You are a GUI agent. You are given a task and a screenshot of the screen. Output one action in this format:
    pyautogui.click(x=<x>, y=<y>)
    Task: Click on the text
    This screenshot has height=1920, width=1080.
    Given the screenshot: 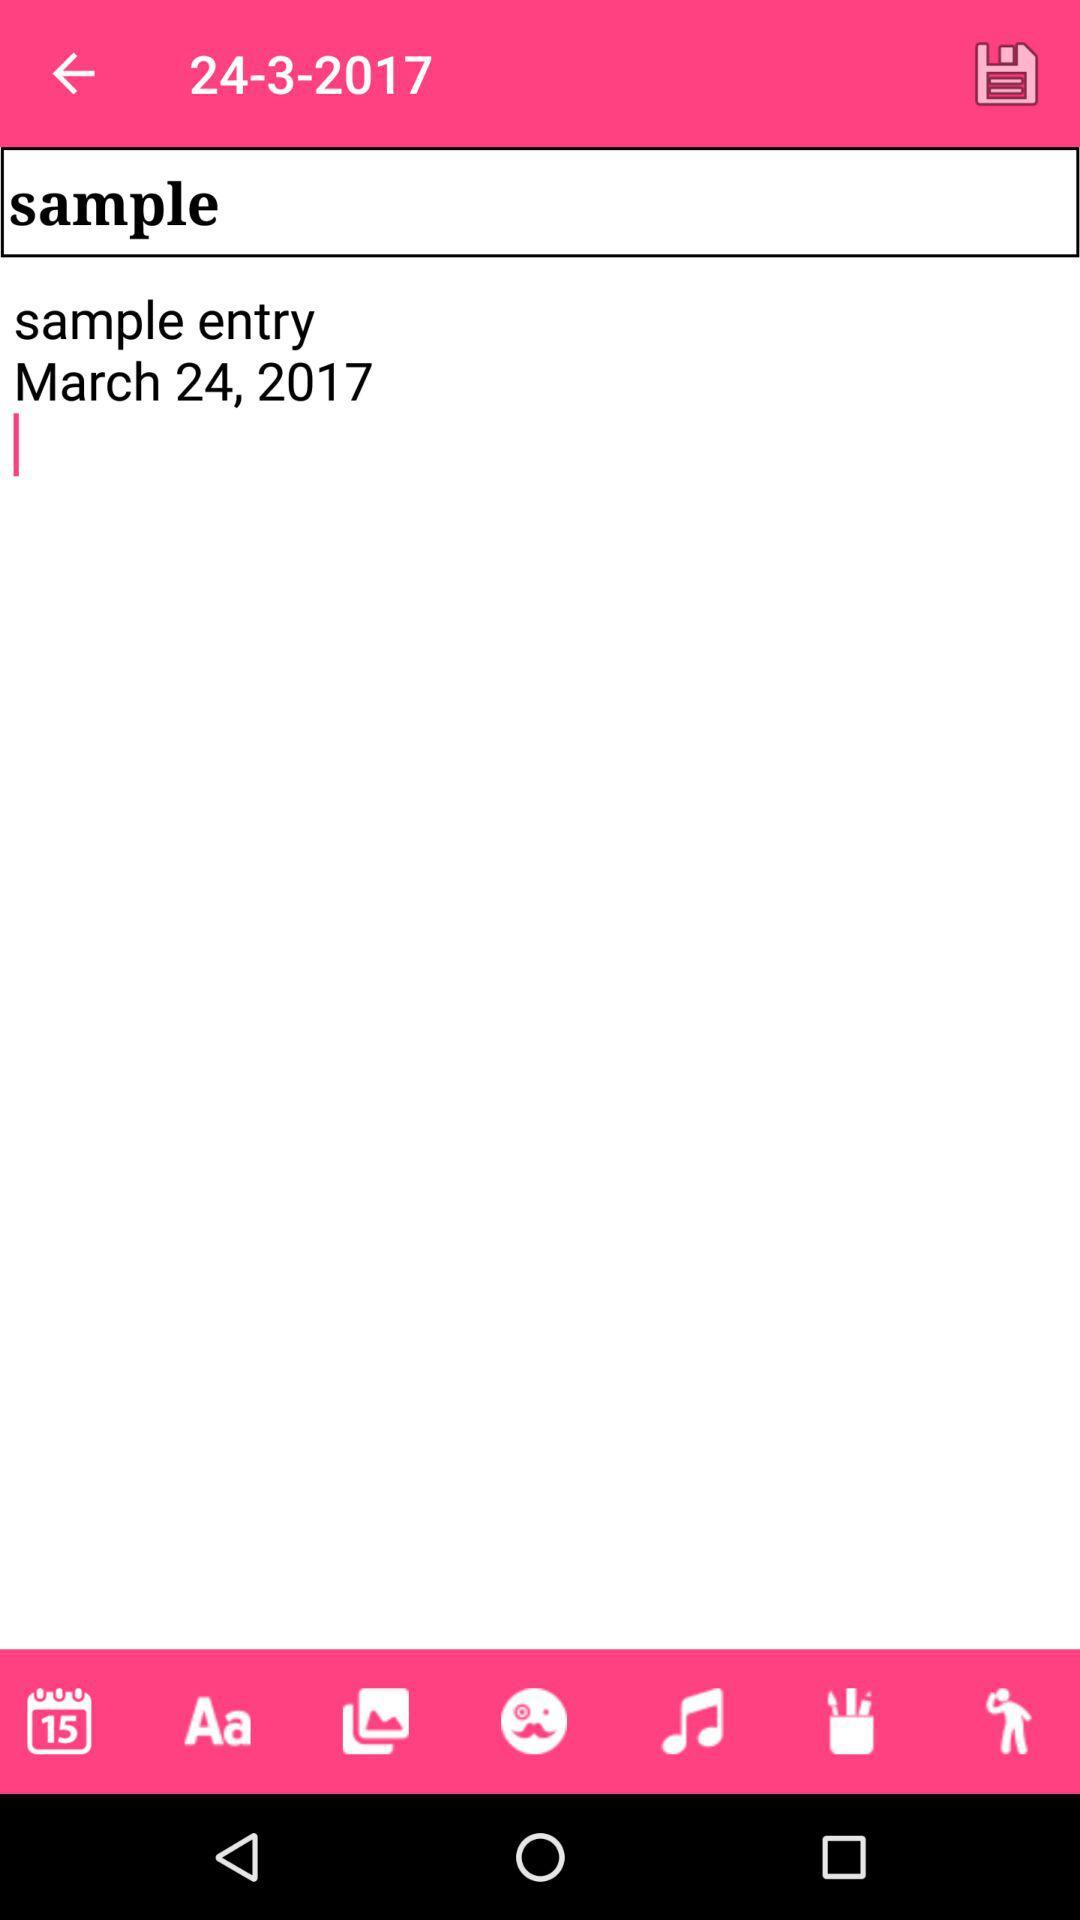 What is the action you would take?
    pyautogui.click(x=1006, y=73)
    